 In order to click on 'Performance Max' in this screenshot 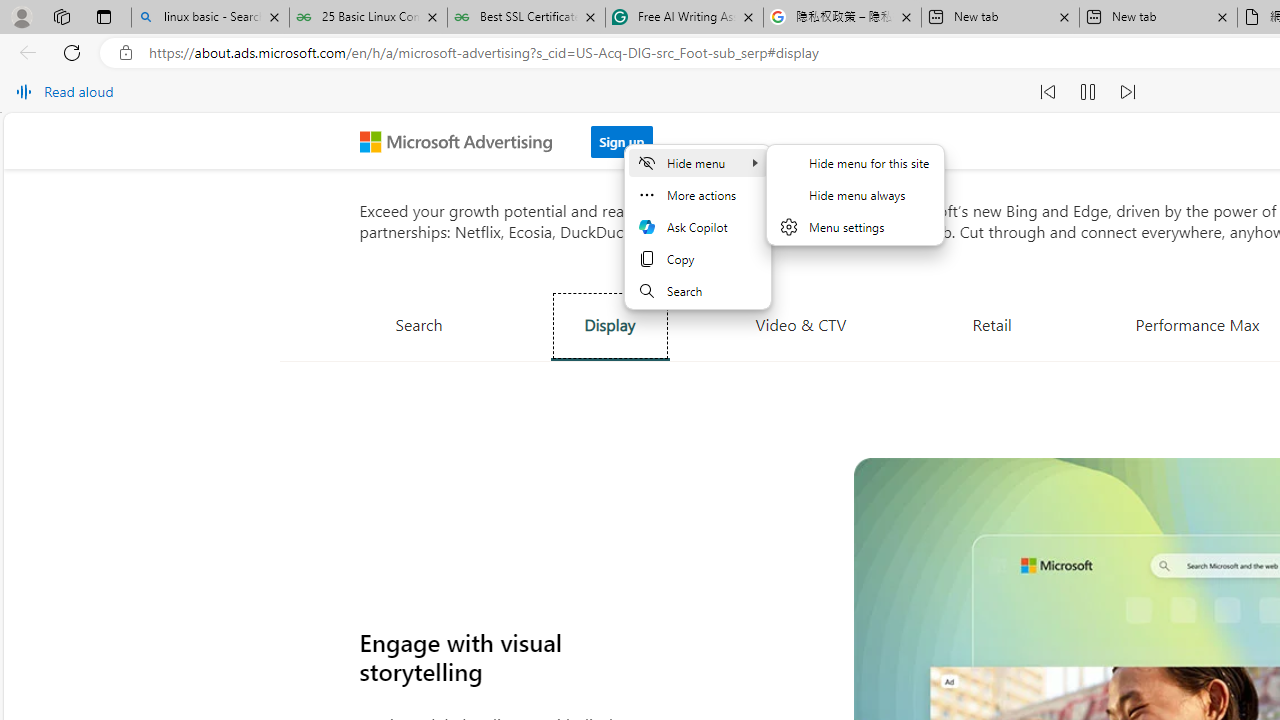, I will do `click(1197, 323)`.